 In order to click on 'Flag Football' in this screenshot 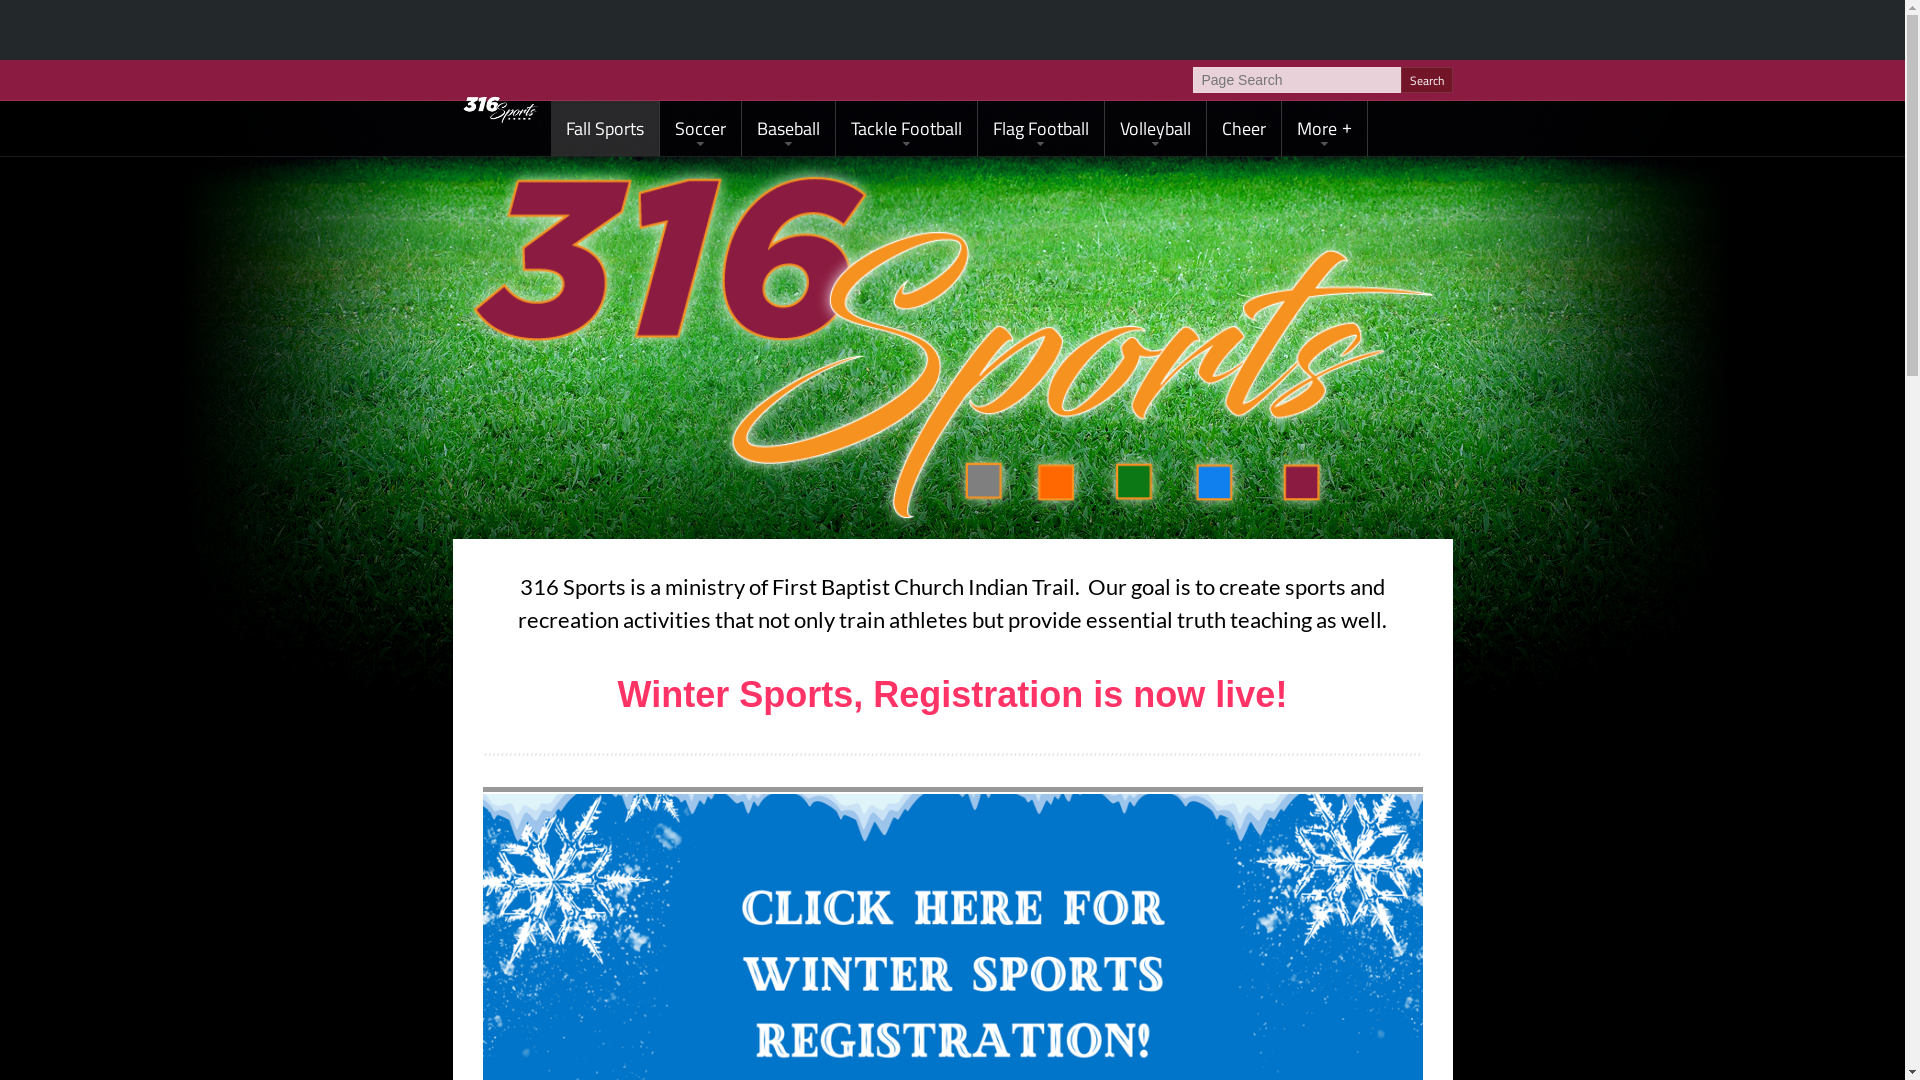, I will do `click(1040, 128)`.